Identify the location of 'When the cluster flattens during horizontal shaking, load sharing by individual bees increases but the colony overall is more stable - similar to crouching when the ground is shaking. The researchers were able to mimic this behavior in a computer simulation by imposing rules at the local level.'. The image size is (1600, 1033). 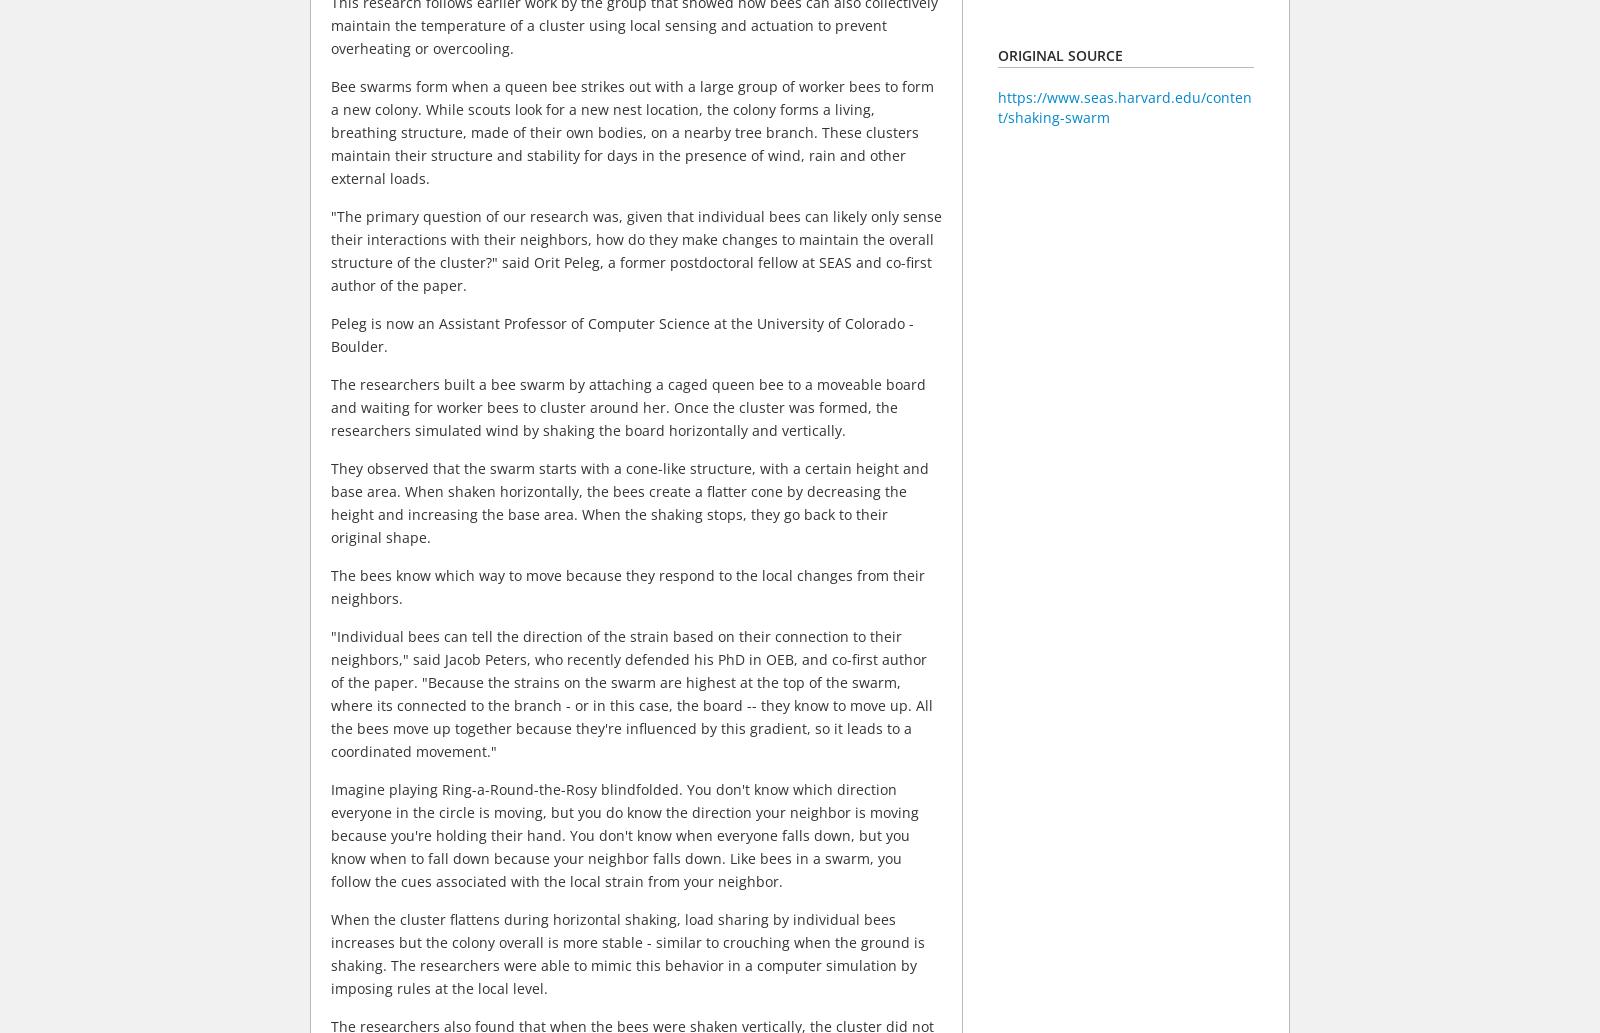
(628, 952).